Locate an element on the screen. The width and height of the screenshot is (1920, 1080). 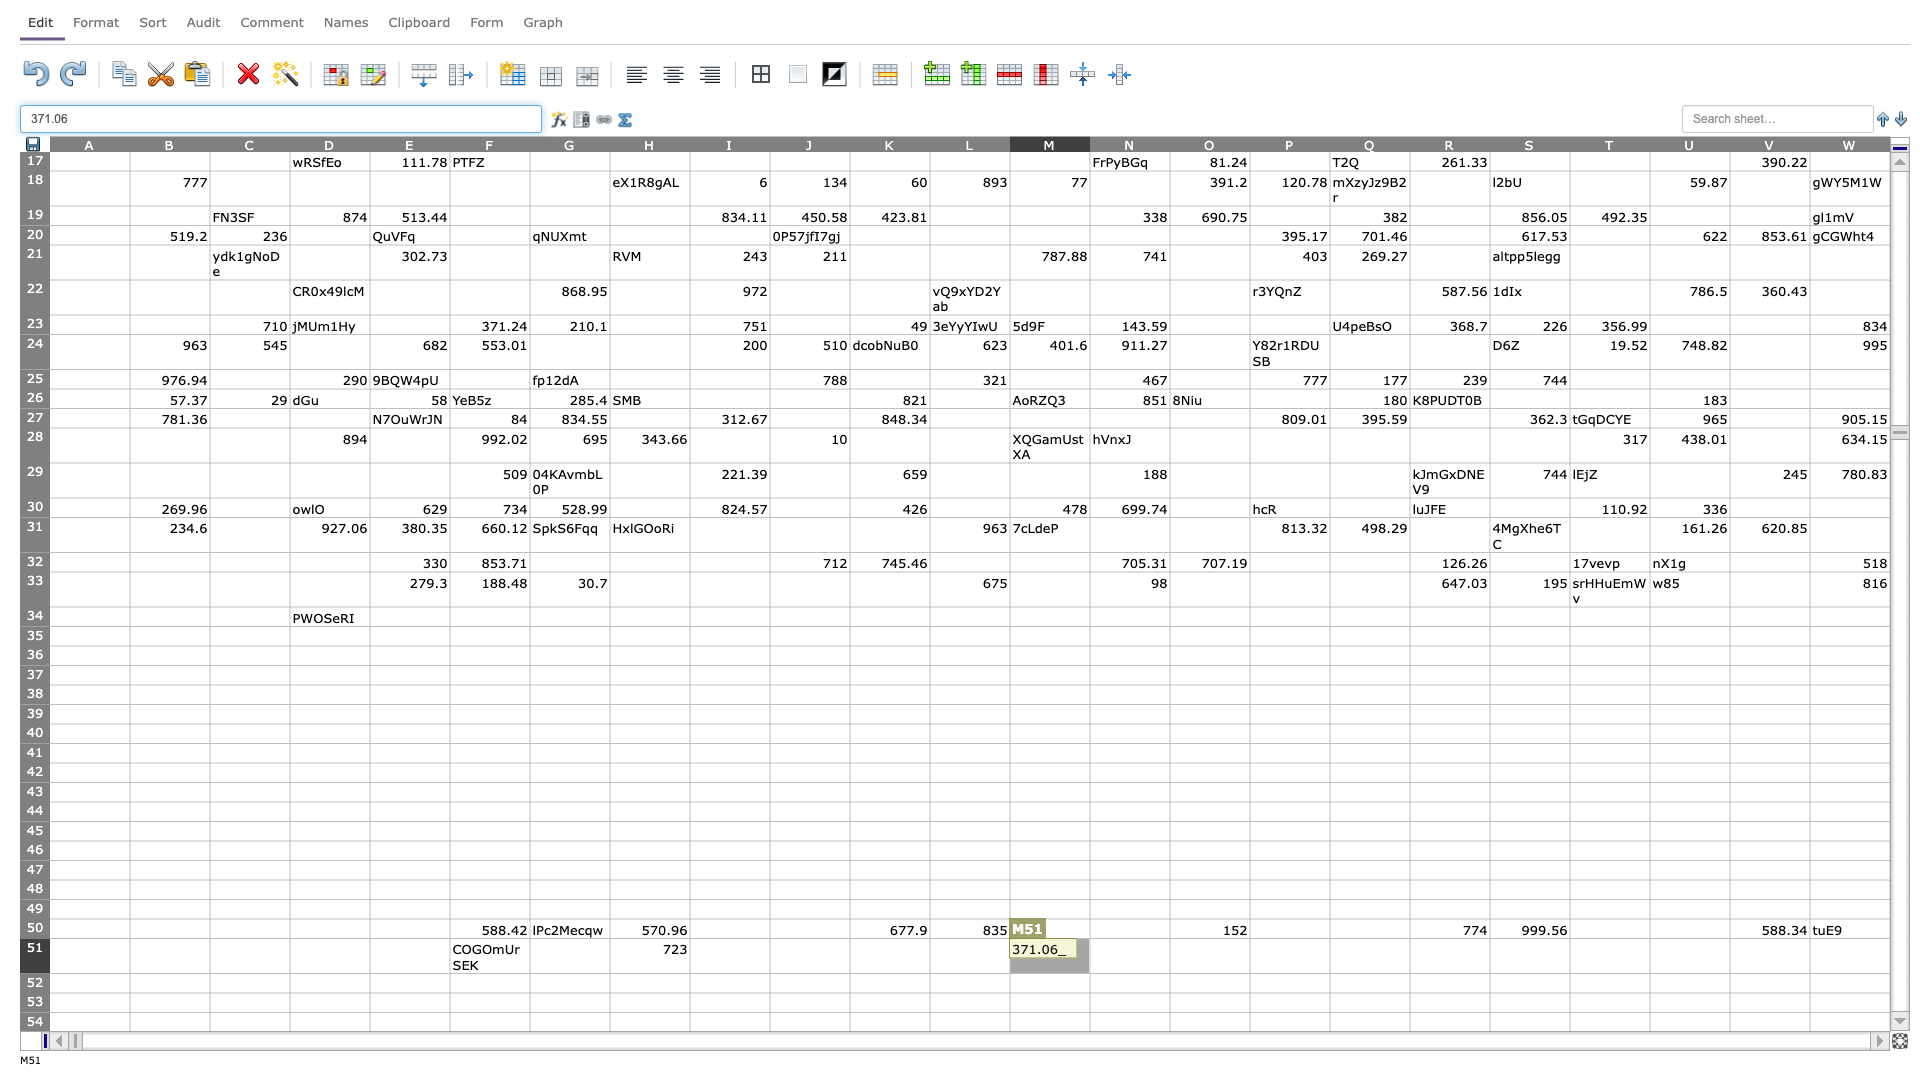
Top left corner at position N51 is located at coordinates (1088, 938).